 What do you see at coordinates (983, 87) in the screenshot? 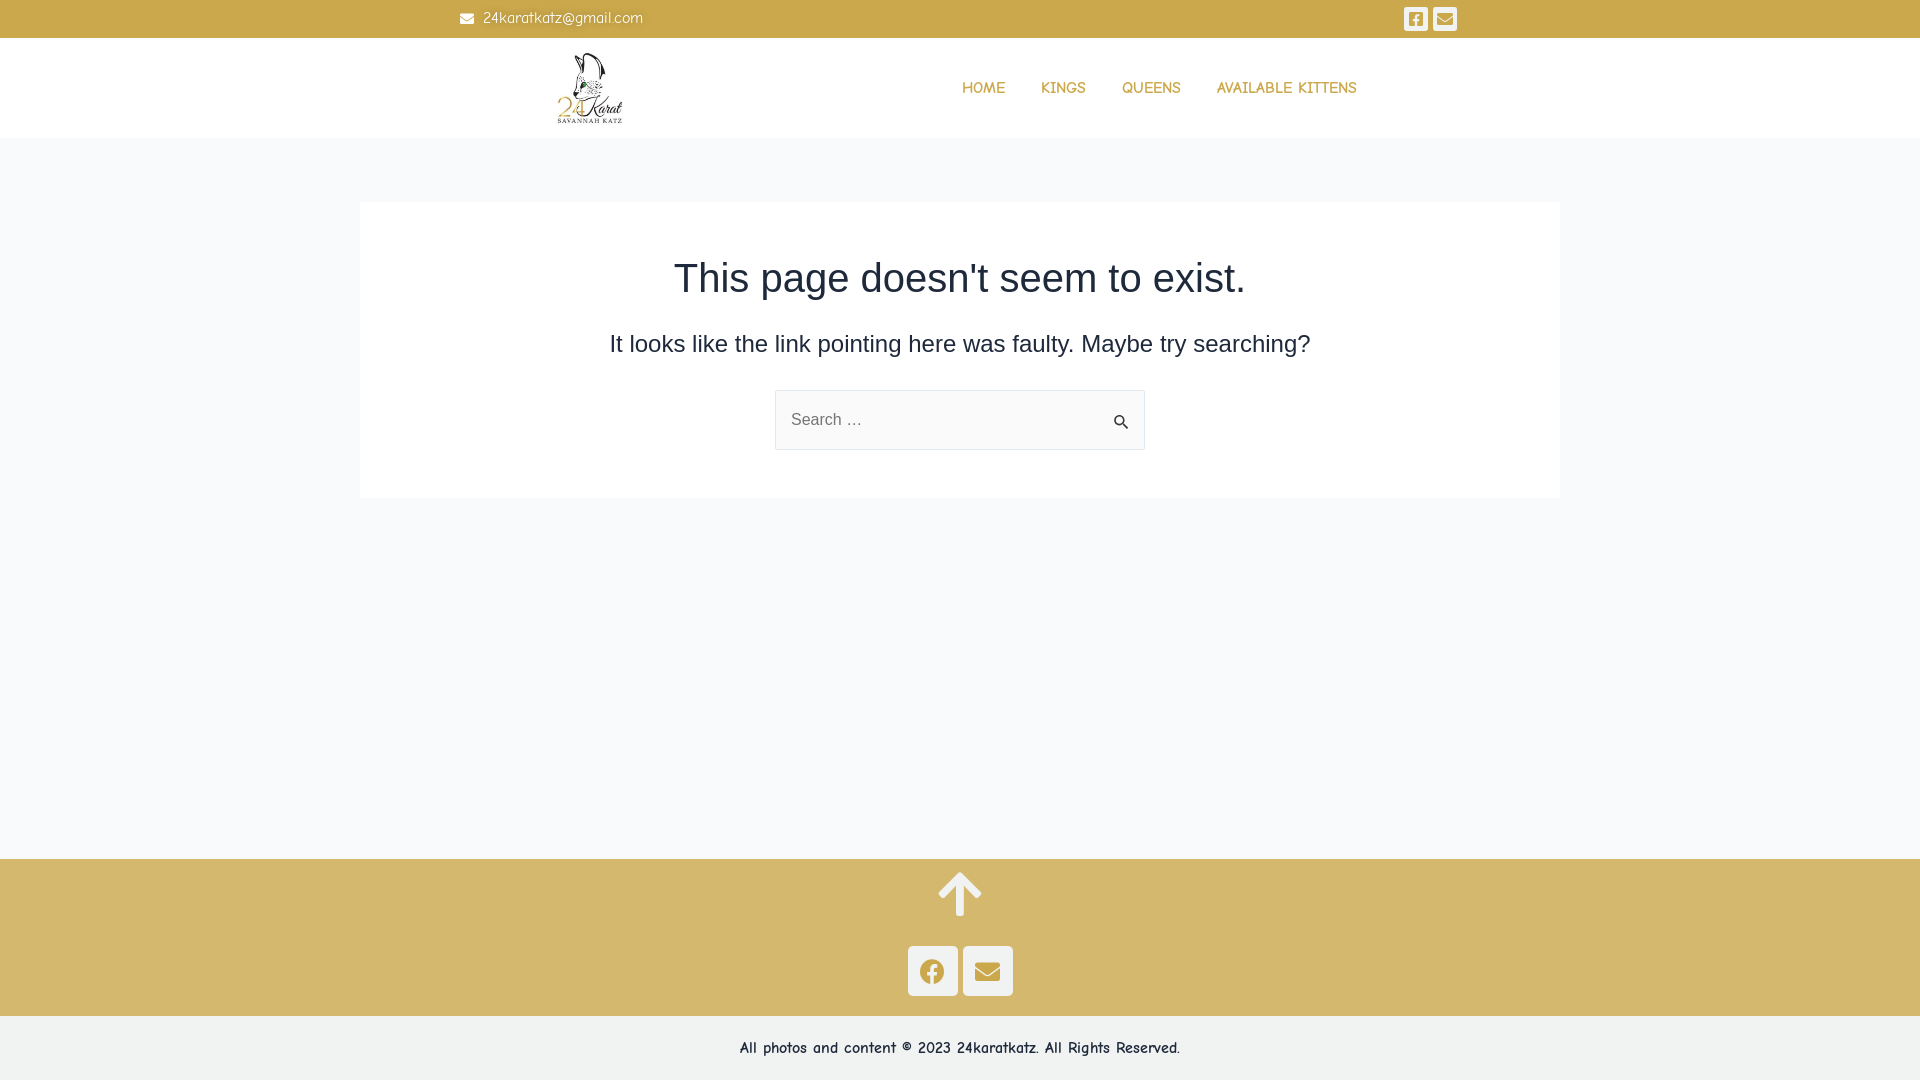
I see `'HOME'` at bounding box center [983, 87].